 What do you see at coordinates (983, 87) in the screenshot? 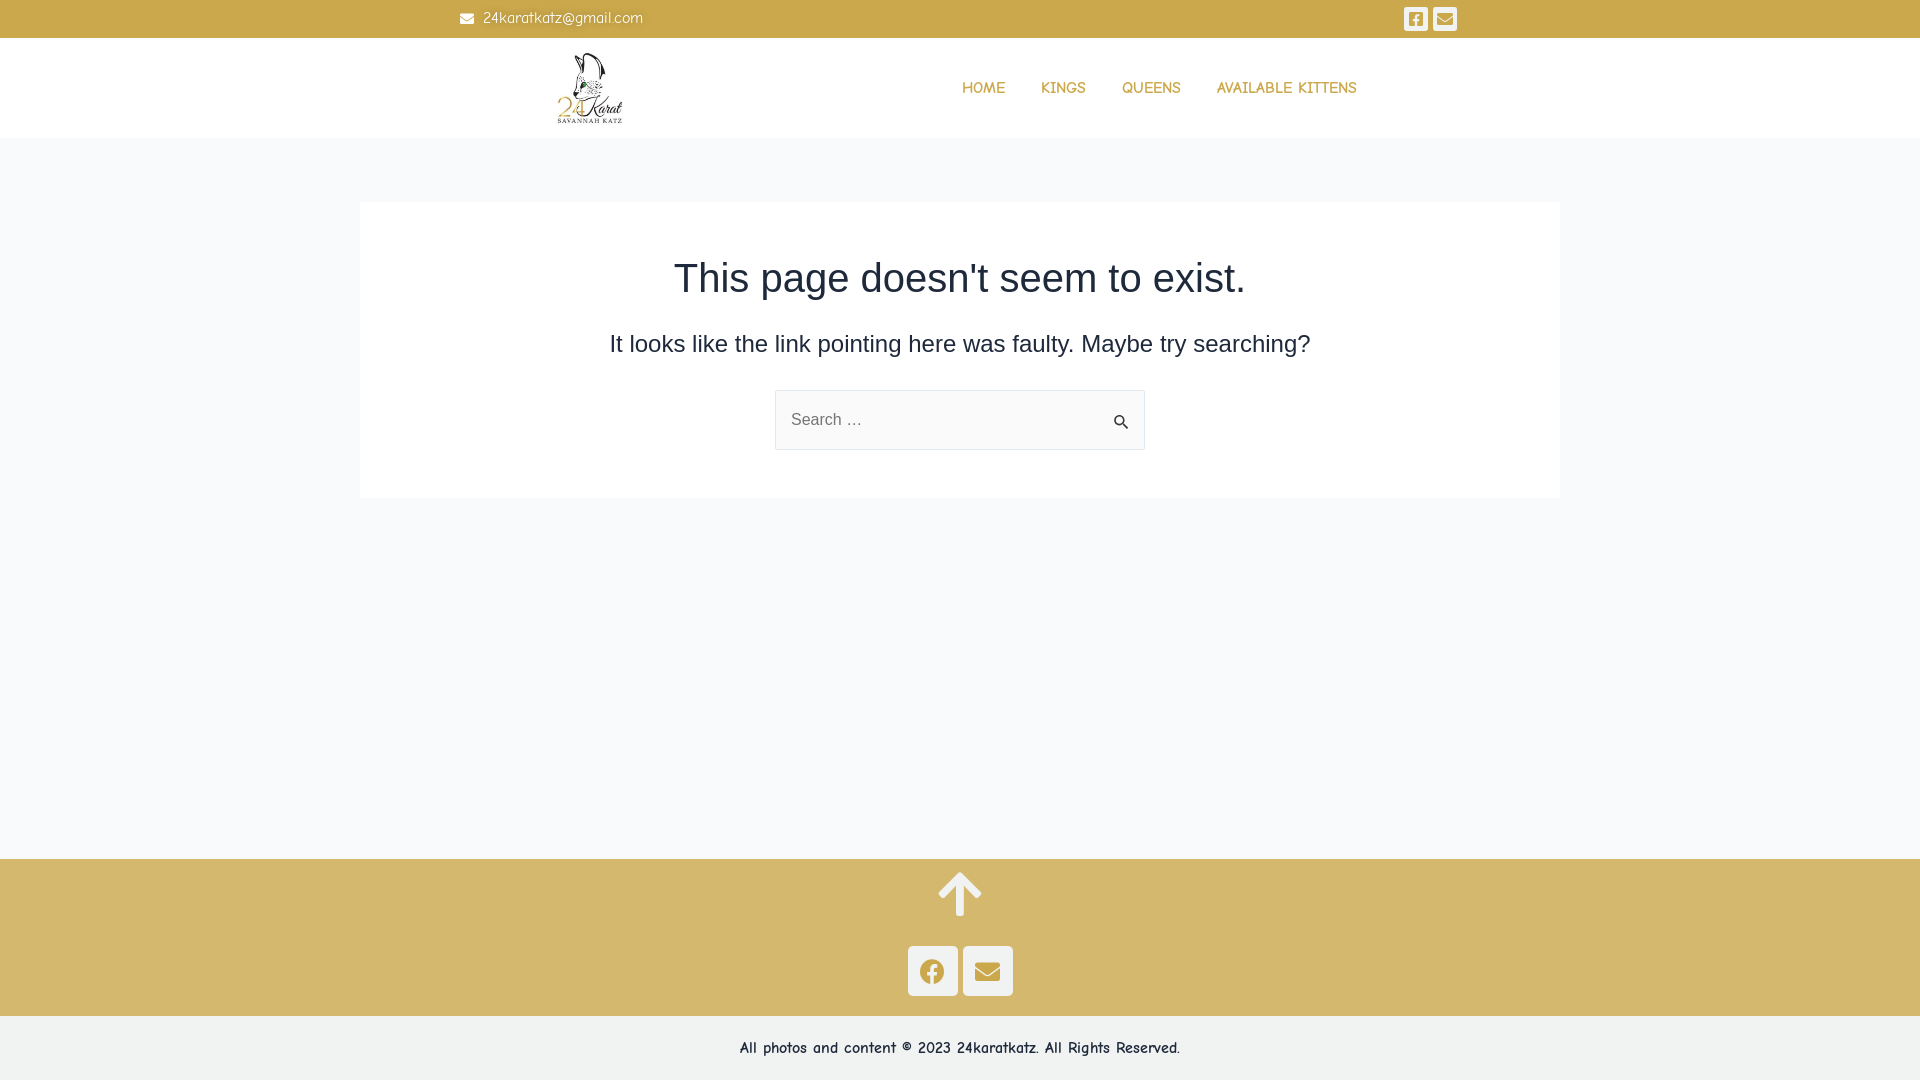
I see `'HOME'` at bounding box center [983, 87].